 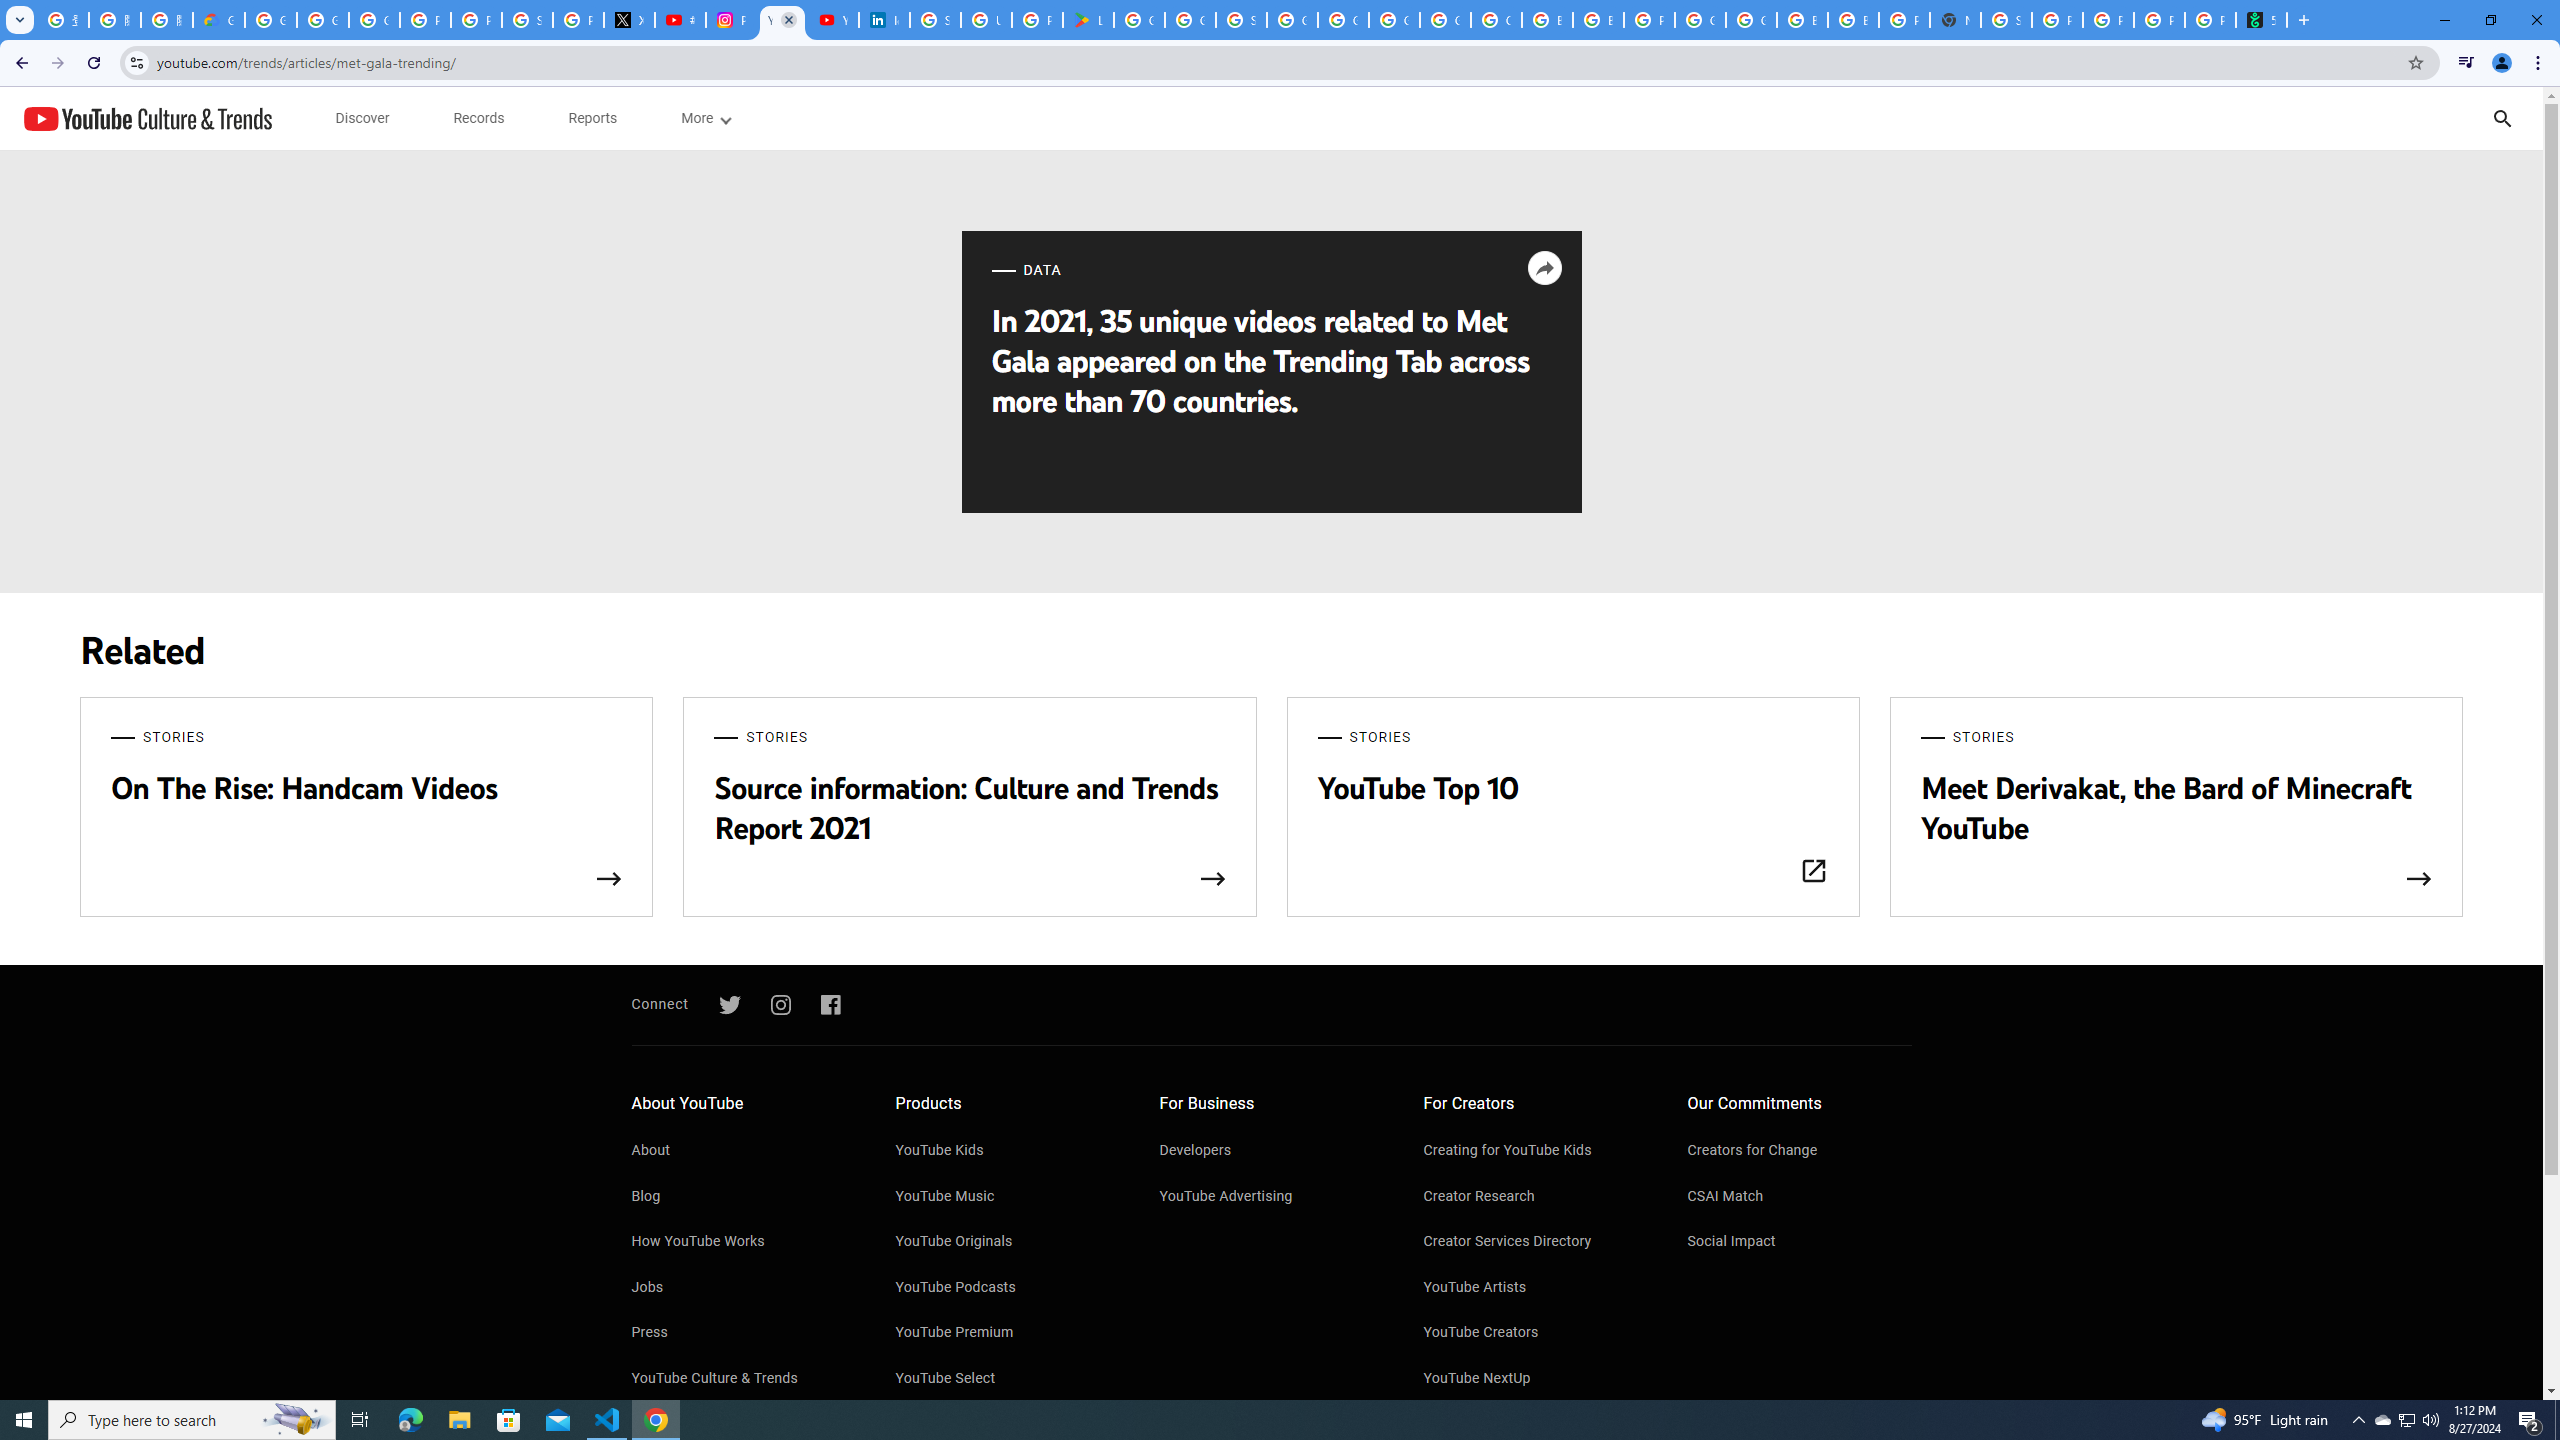 I want to click on 'STORIES On The Rise: Handcam Videos', so click(x=366, y=807).